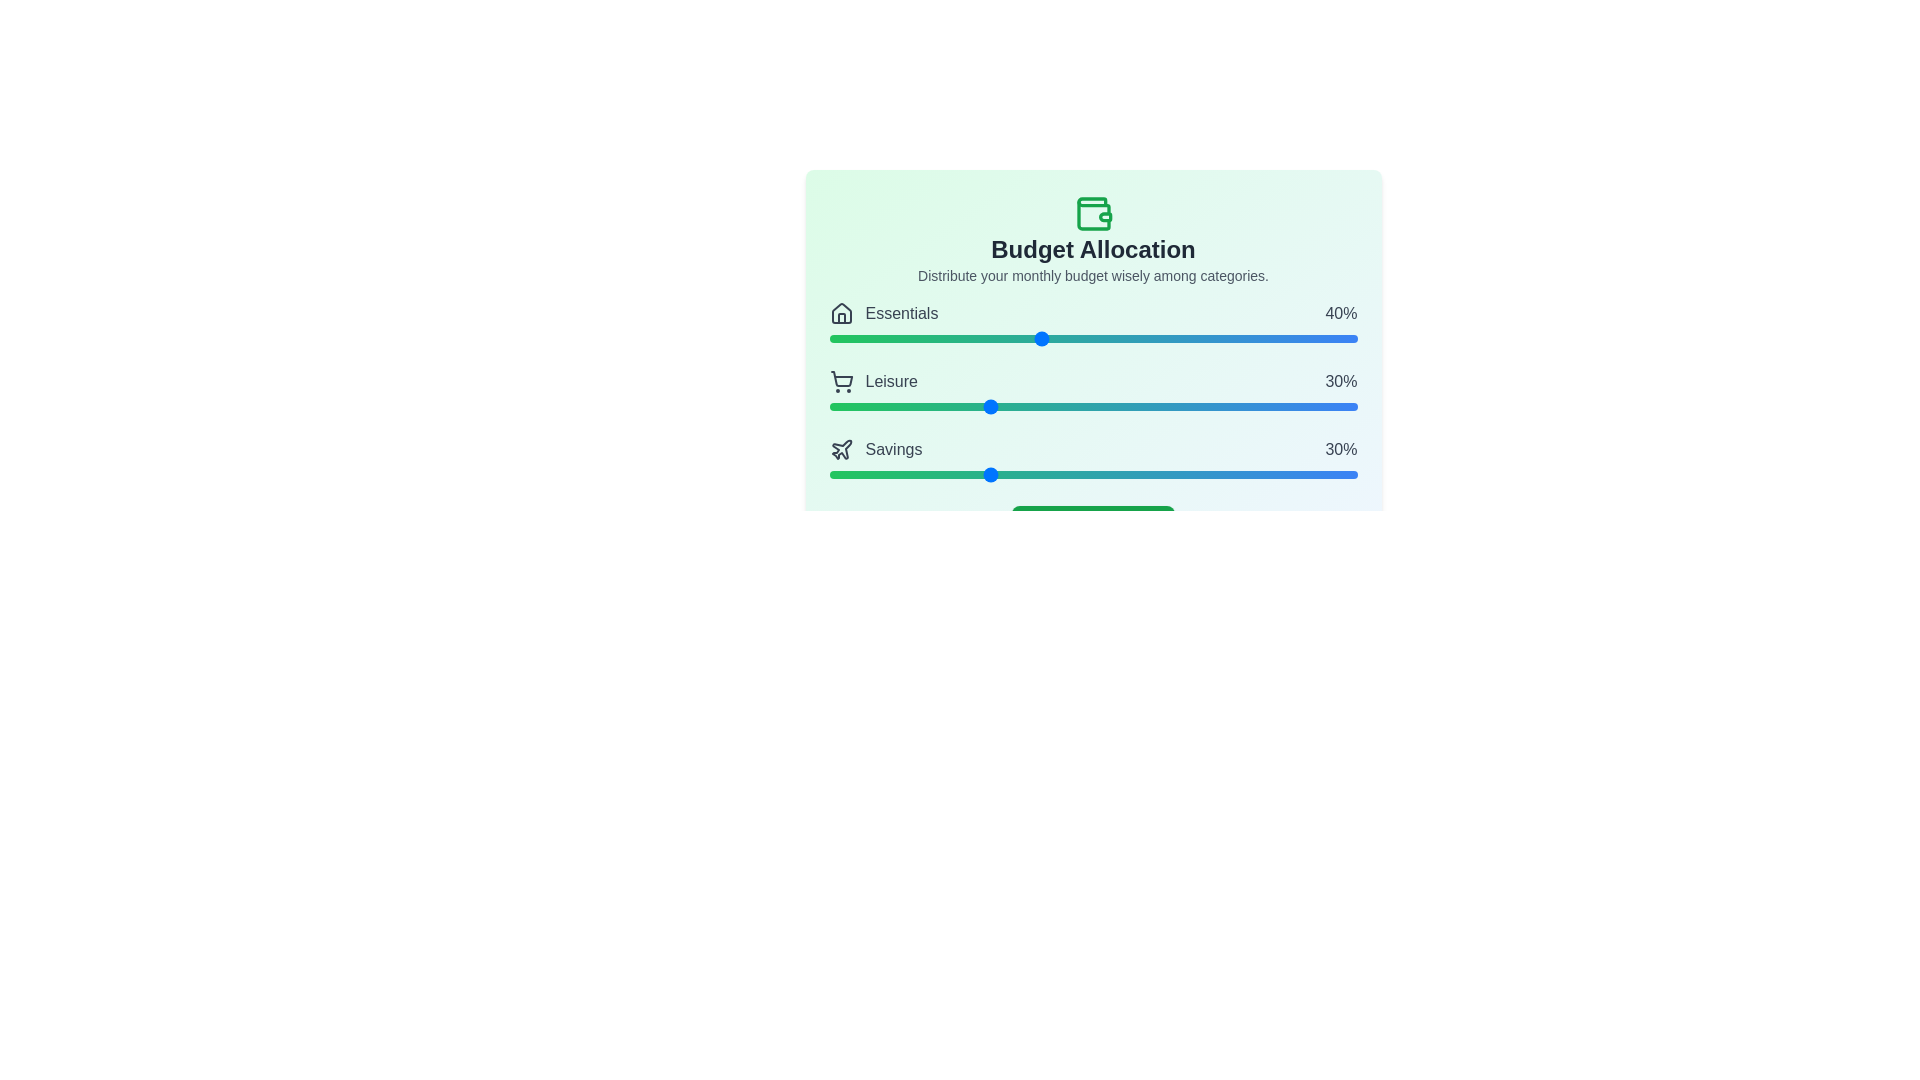 The height and width of the screenshot is (1080, 1920). Describe the element at coordinates (966, 474) in the screenshot. I see `the 'Savings' slider to set its value to 26` at that location.